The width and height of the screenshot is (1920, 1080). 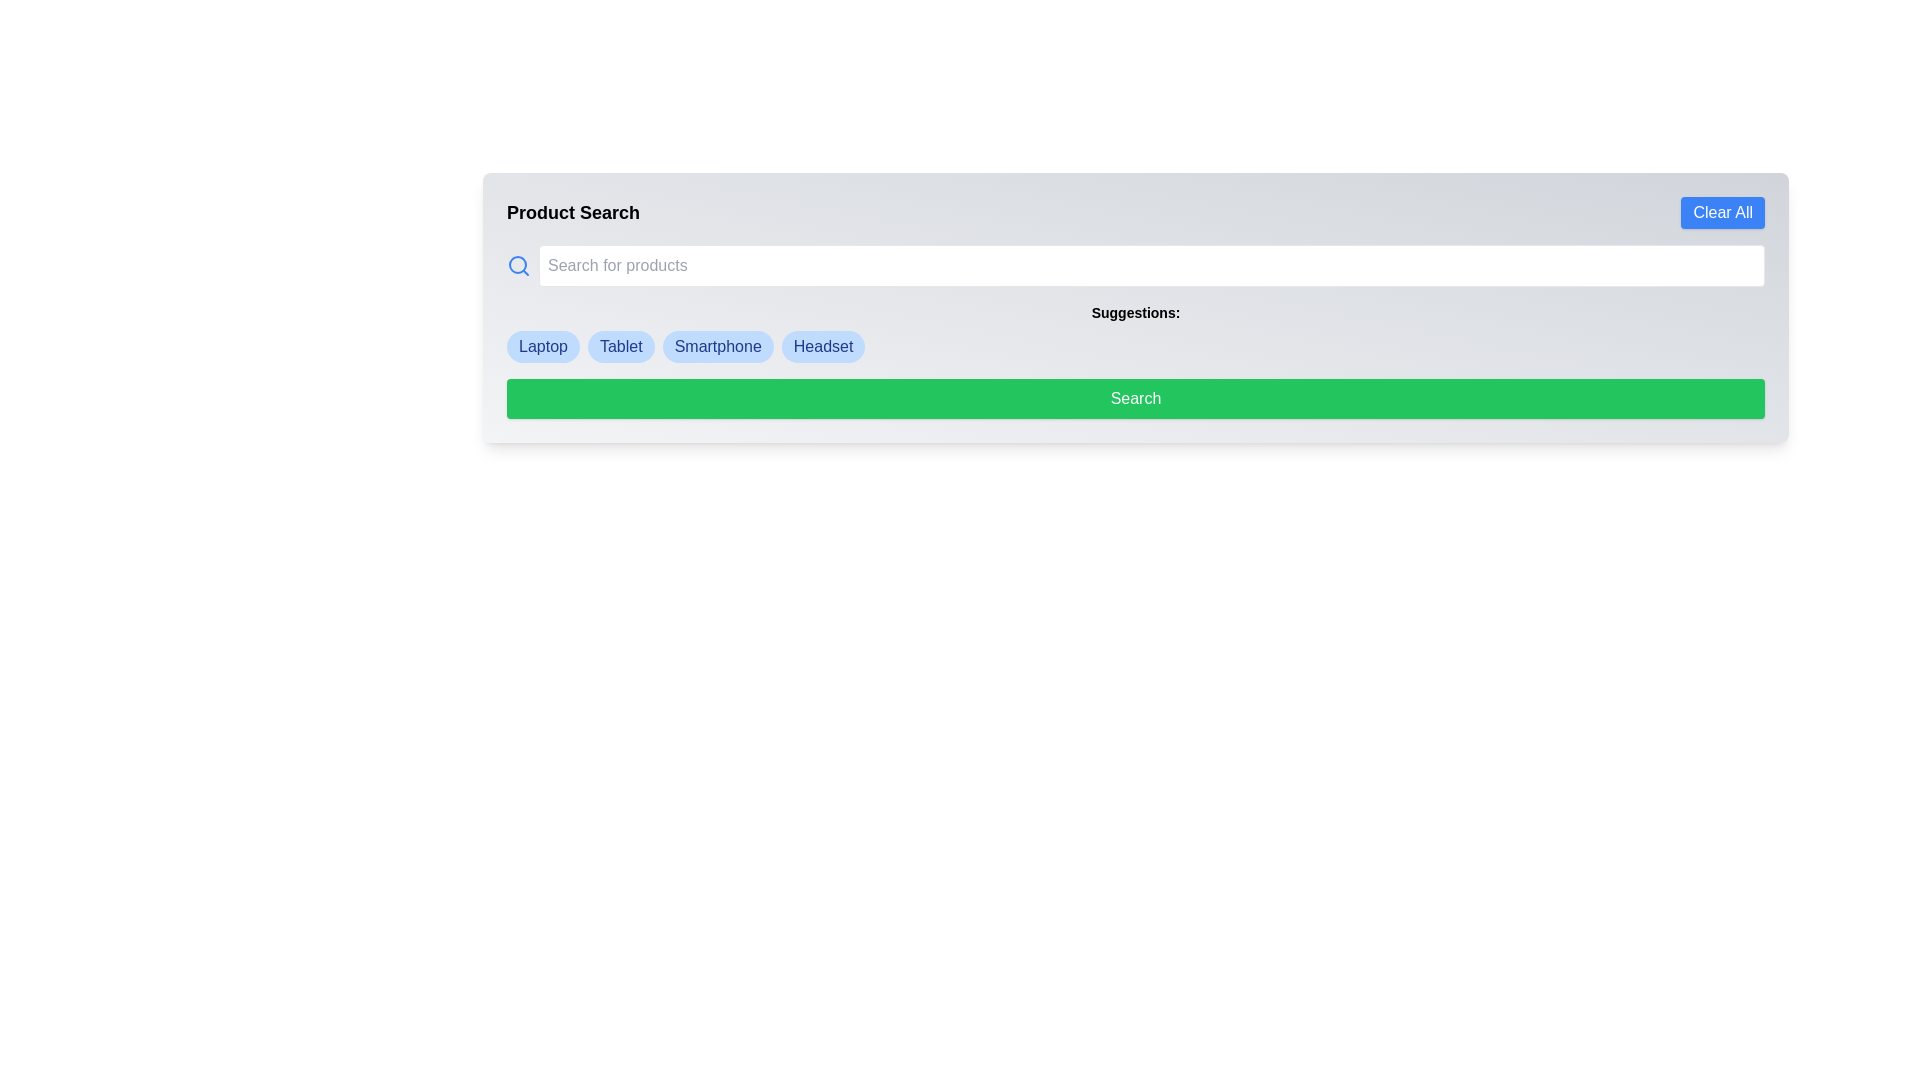 I want to click on the third badge labeled 'Smartphone', so click(x=718, y=346).